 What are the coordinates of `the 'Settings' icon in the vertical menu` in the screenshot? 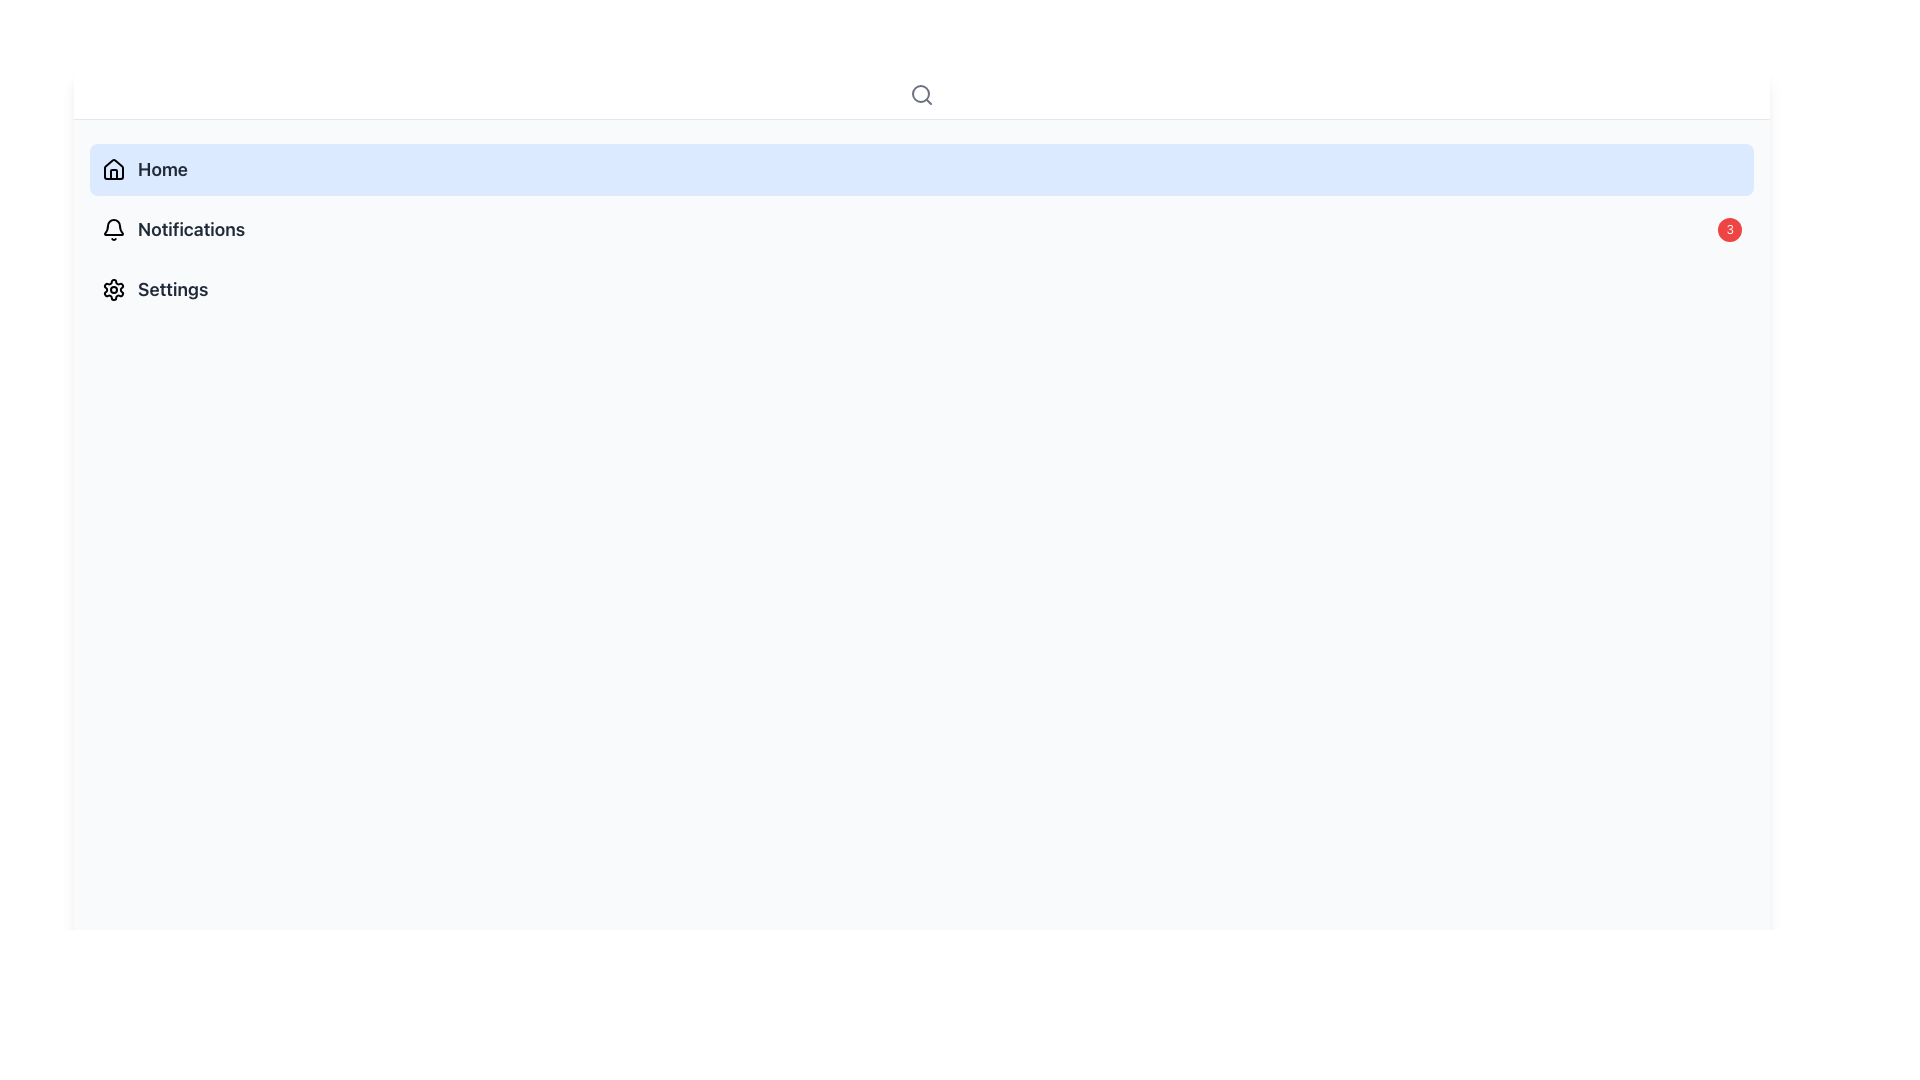 It's located at (113, 289).